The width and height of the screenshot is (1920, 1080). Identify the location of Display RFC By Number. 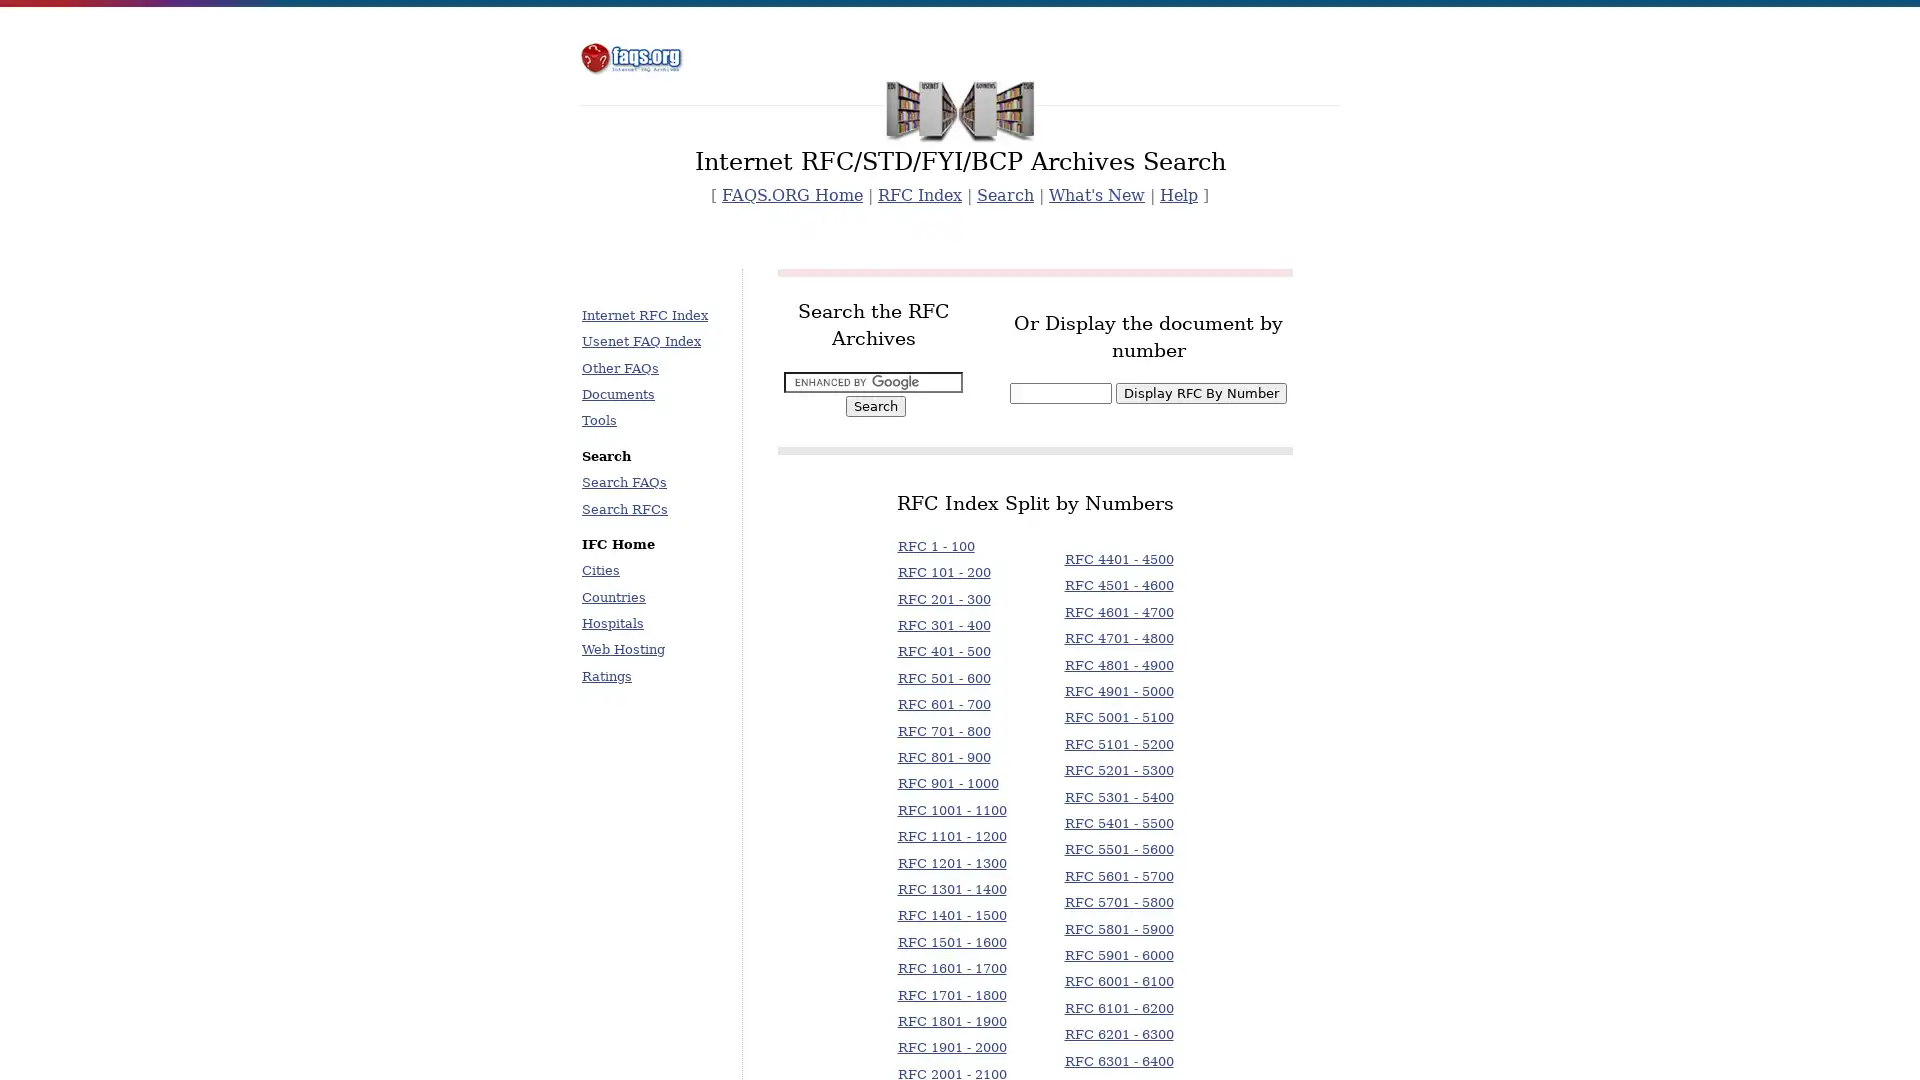
(1200, 392).